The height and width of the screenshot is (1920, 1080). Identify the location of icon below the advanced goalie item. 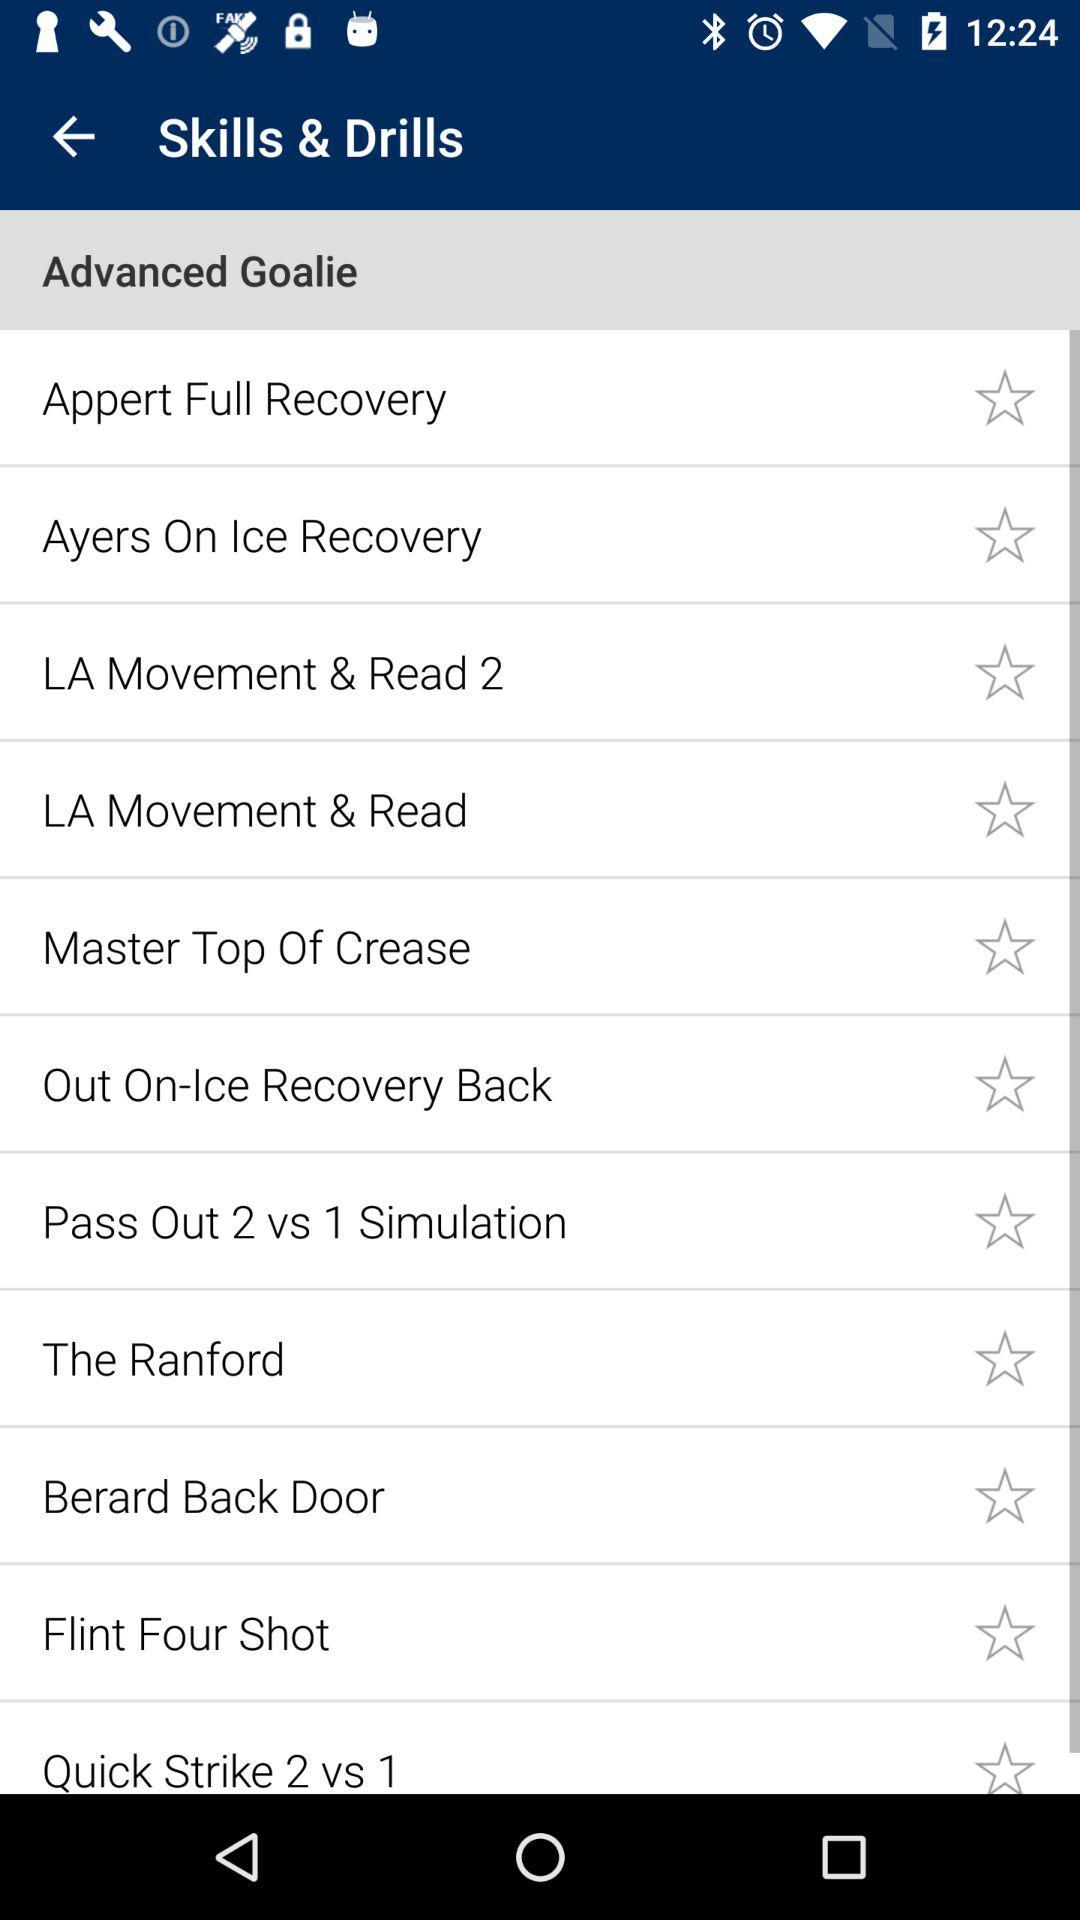
(495, 397).